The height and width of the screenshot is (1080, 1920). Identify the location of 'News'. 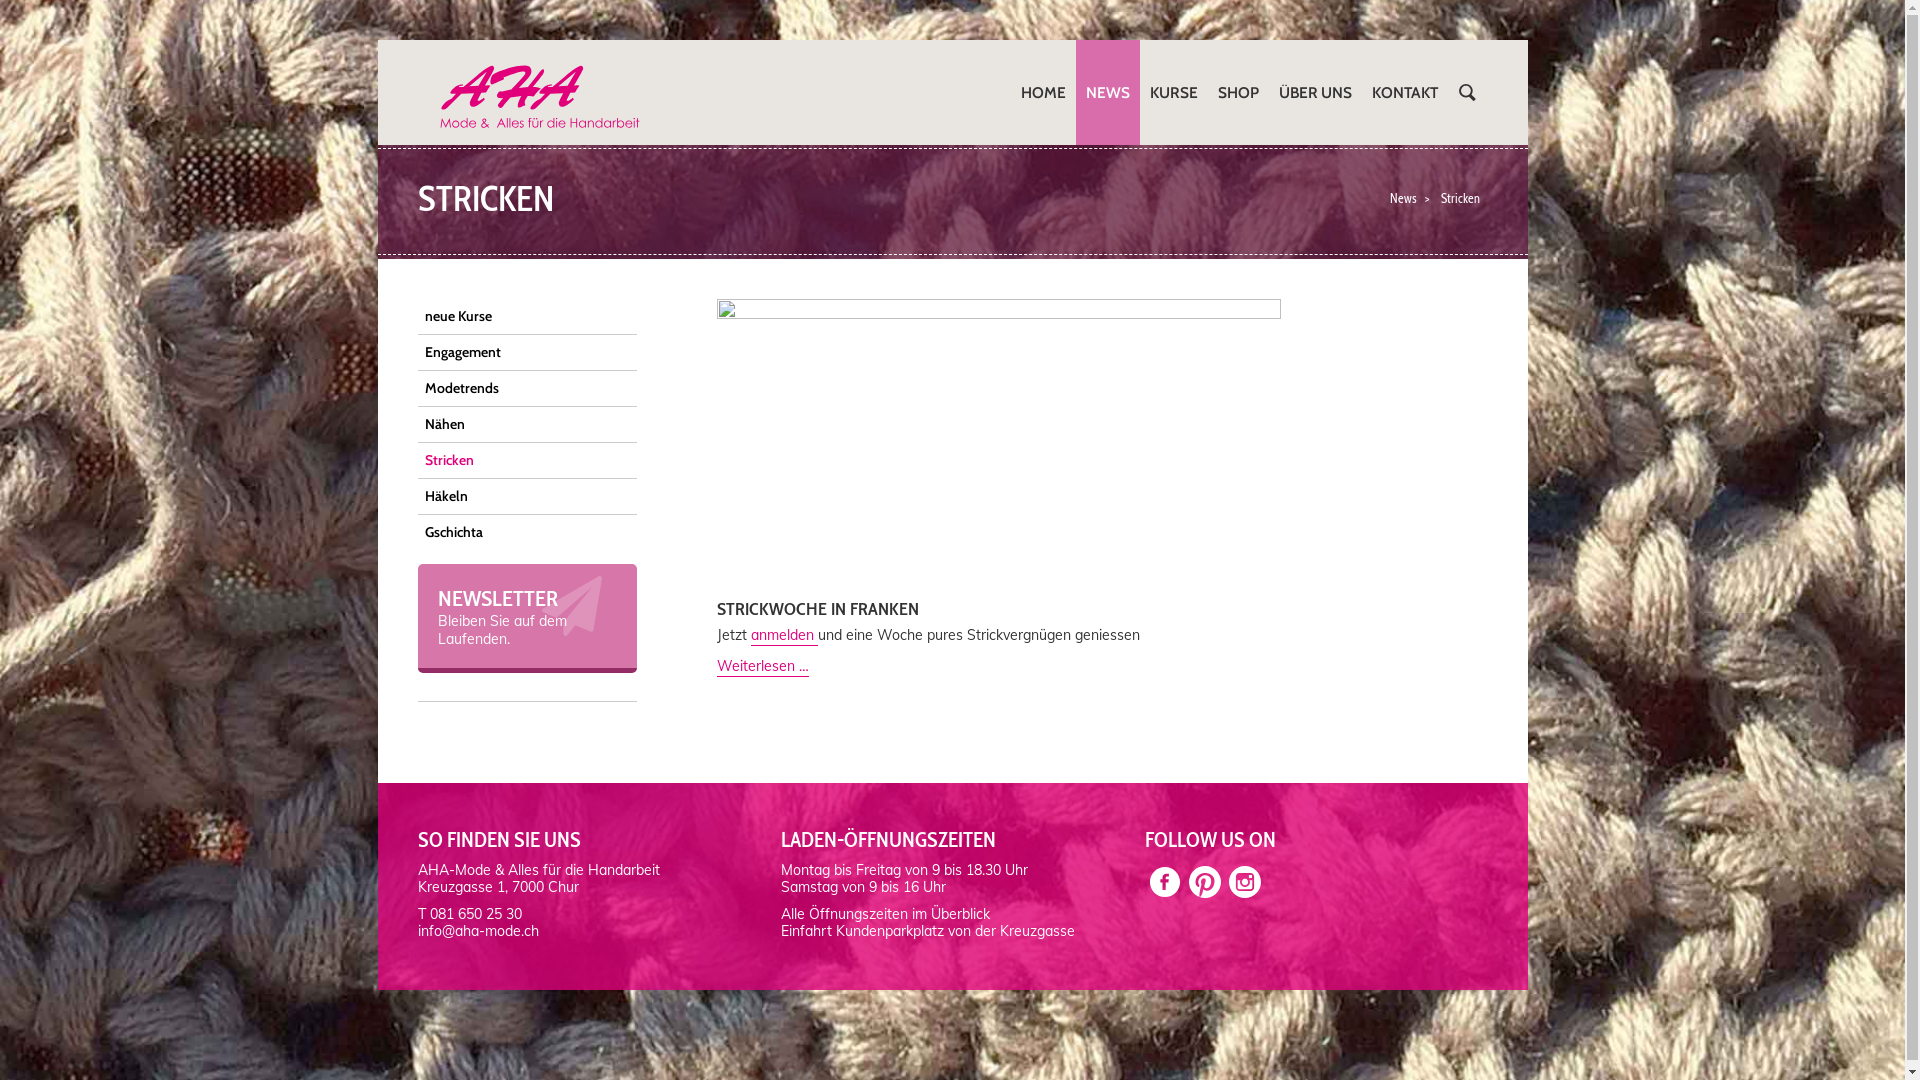
(1402, 198).